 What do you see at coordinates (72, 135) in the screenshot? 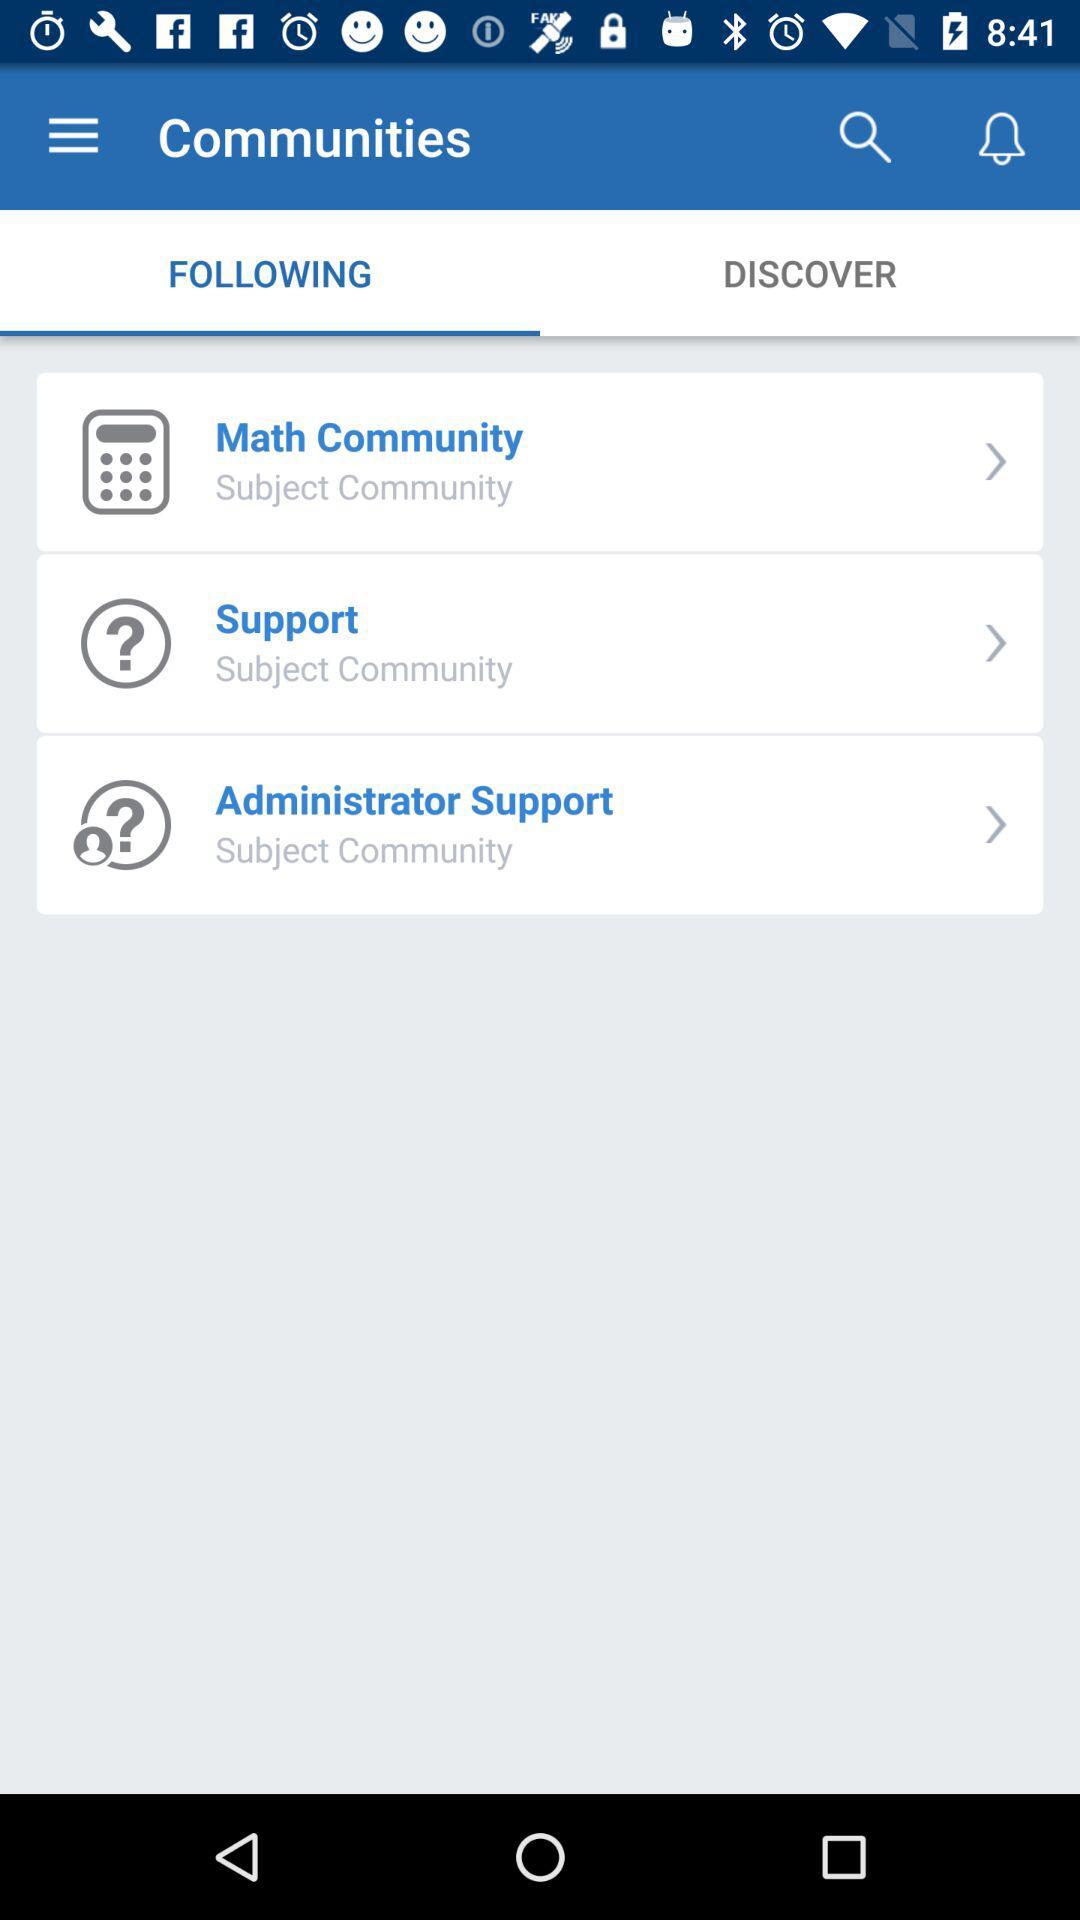
I see `app next to communities app` at bounding box center [72, 135].